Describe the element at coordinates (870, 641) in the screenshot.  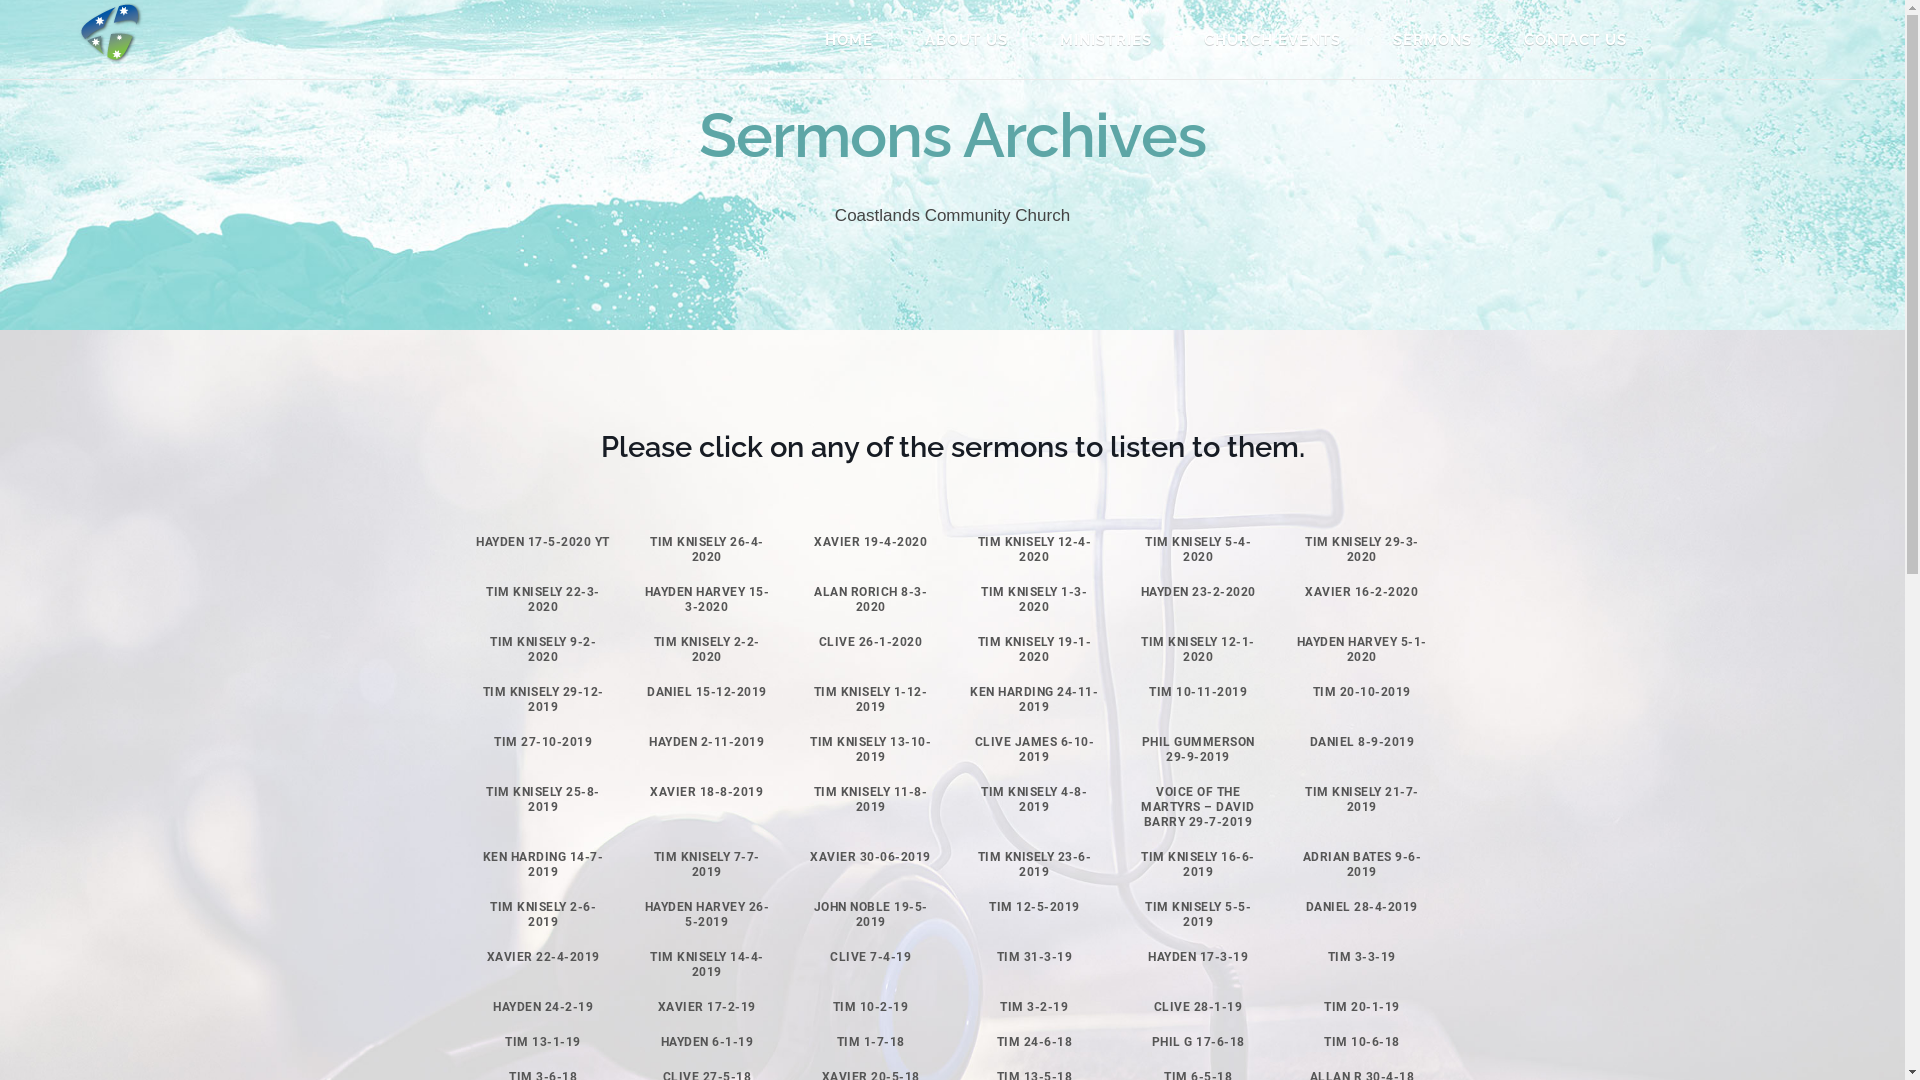
I see `'CLIVE 26-1-2020'` at that location.